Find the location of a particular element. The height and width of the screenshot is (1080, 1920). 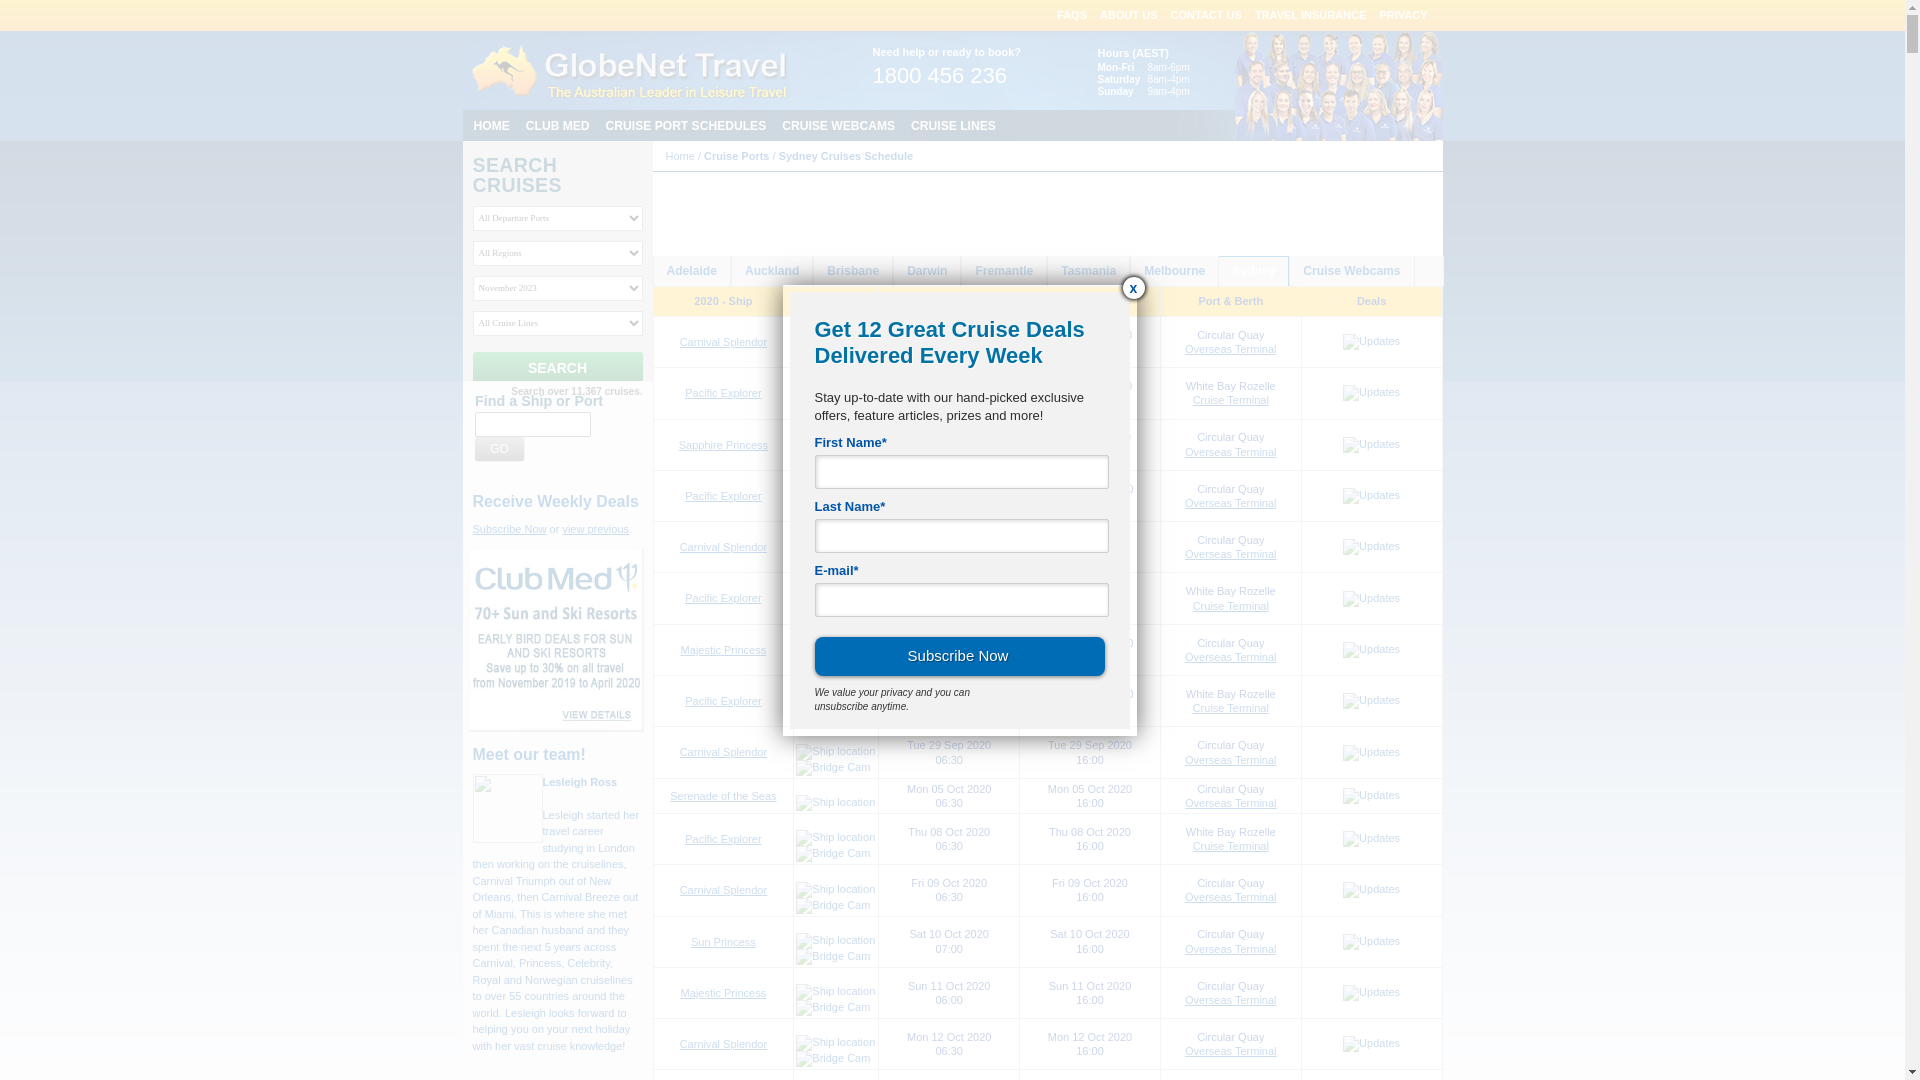

'Ship location' is located at coordinates (835, 752).